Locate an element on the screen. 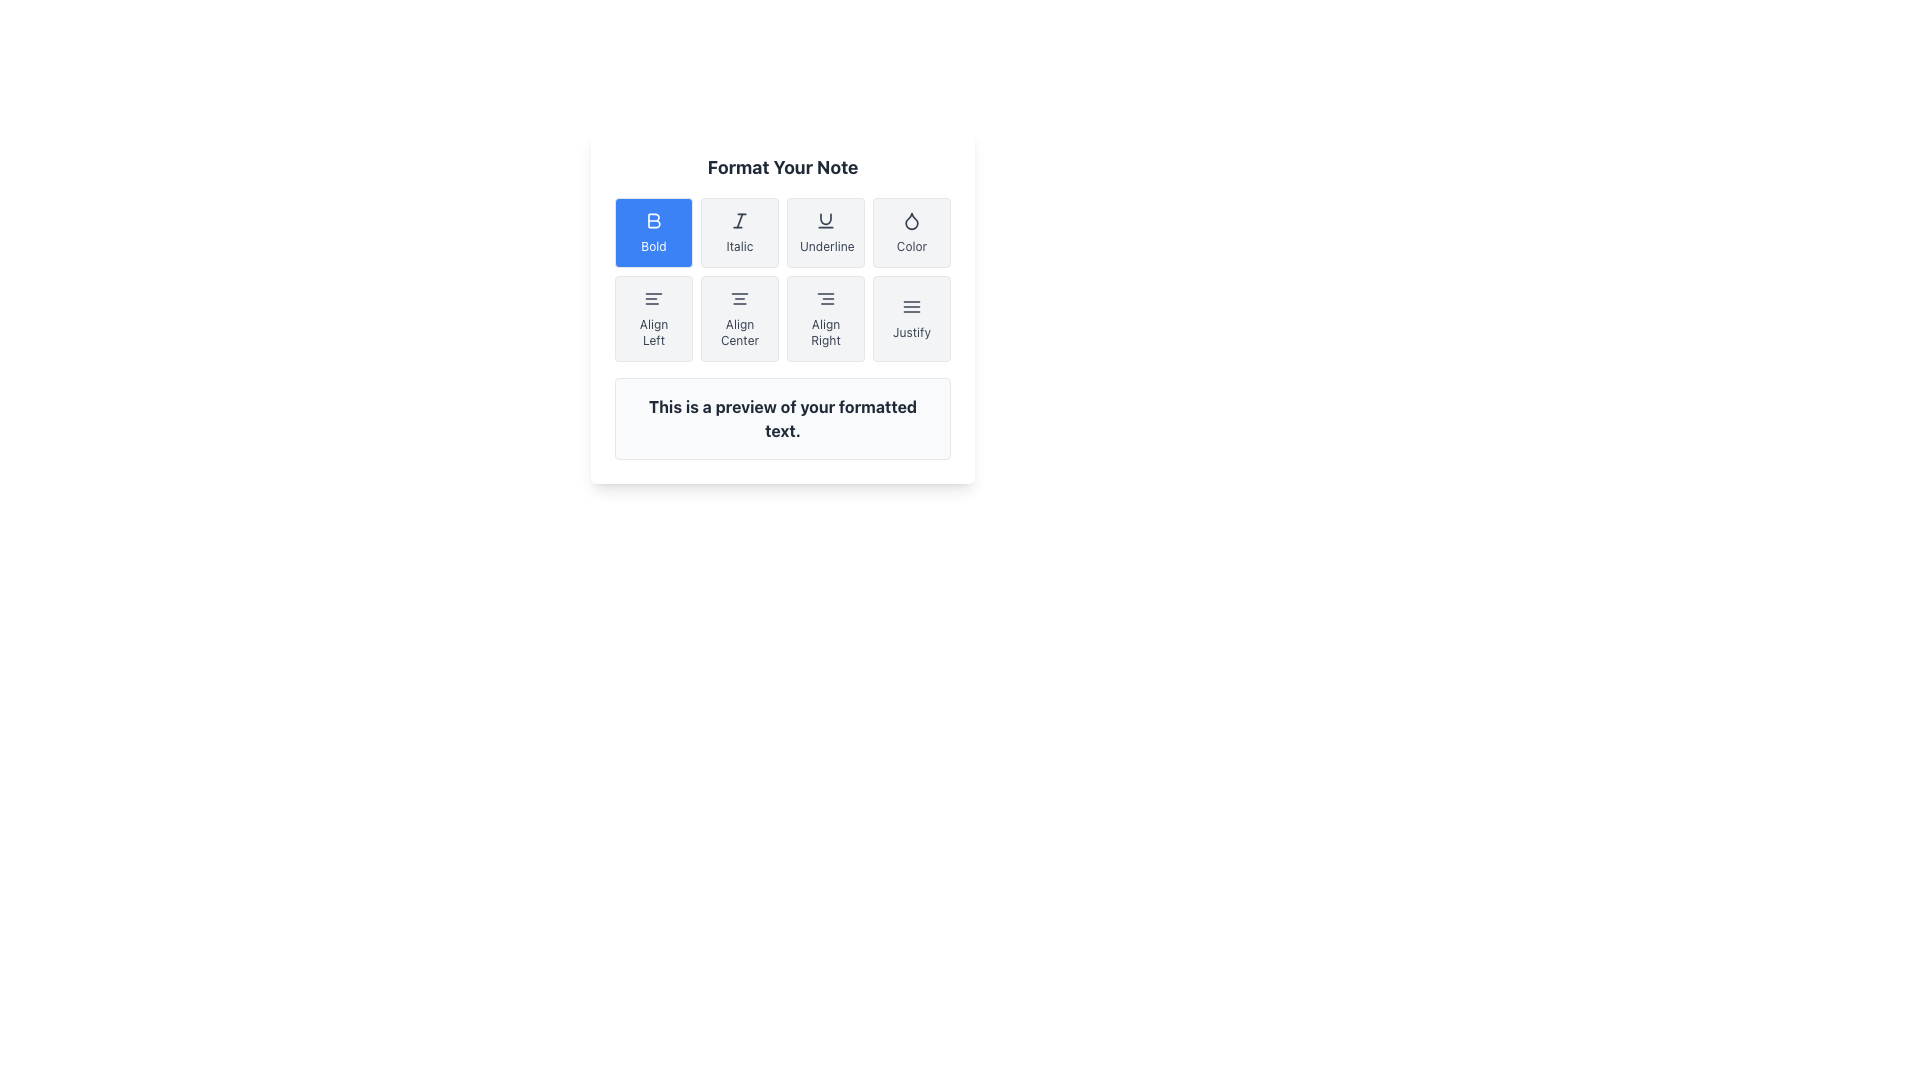  the 'U'-shaped underline icon located in the third column and first row of the 'Format Your Note' toolbar is located at coordinates (825, 219).